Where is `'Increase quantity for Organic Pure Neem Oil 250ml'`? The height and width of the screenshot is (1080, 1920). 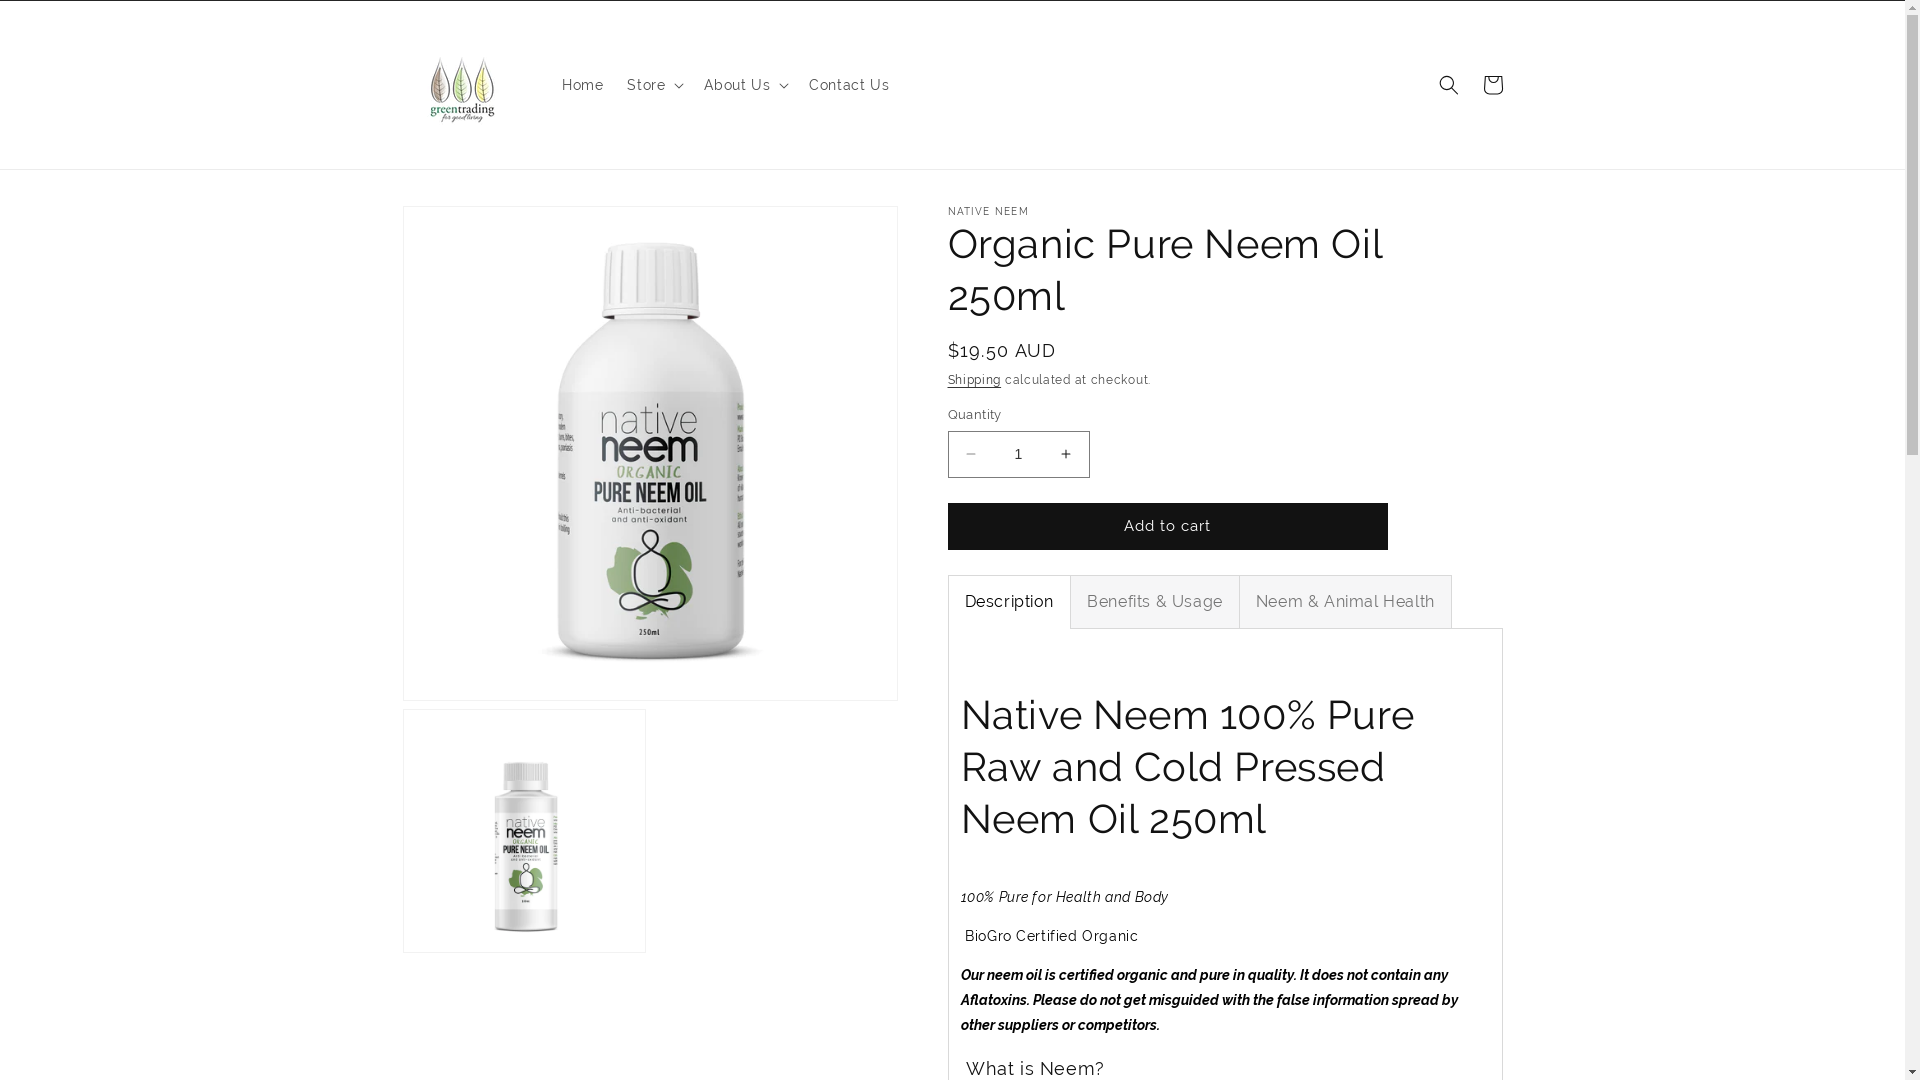
'Increase quantity for Organic Pure Neem Oil 250ml' is located at coordinates (1042, 454).